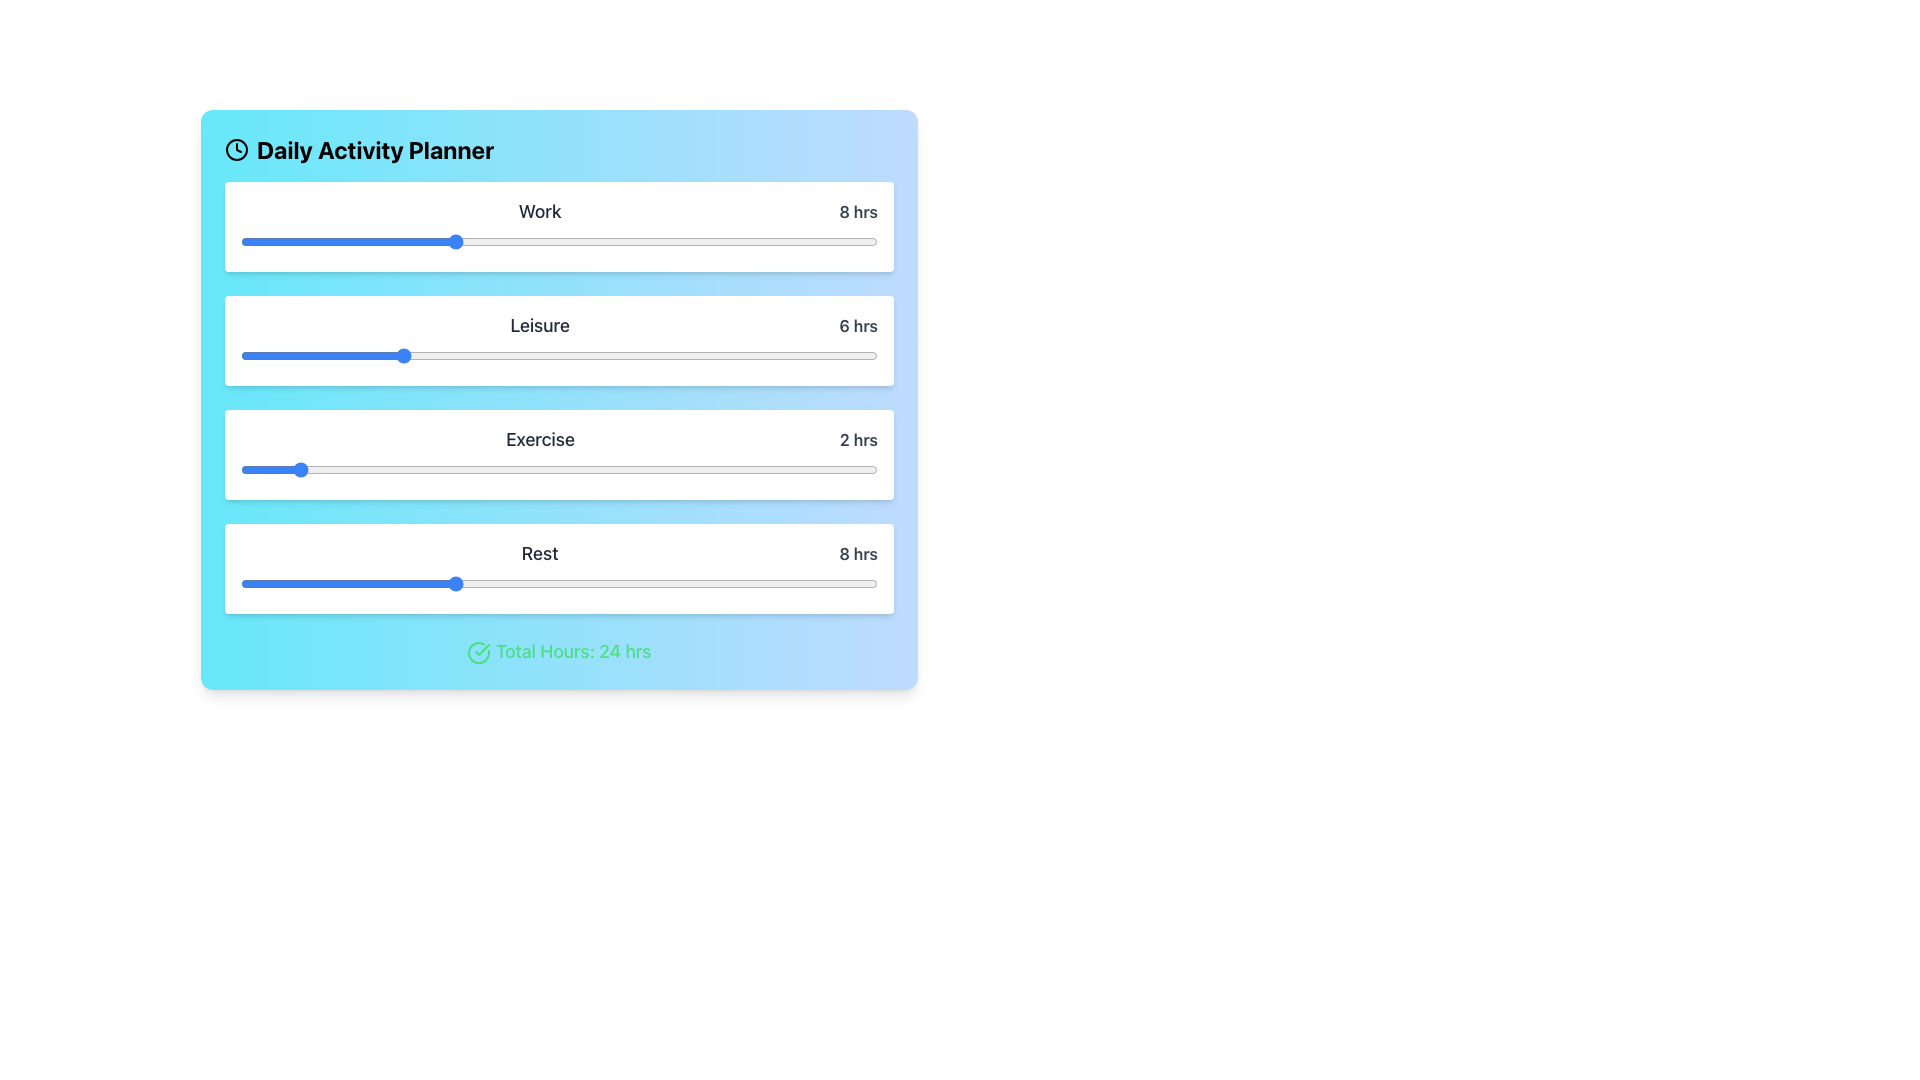 This screenshot has width=1920, height=1080. I want to click on the range slider track to move the thumb to a specific position beneath the 'Work' label and to the left of the '8 hrs' text, so click(559, 241).